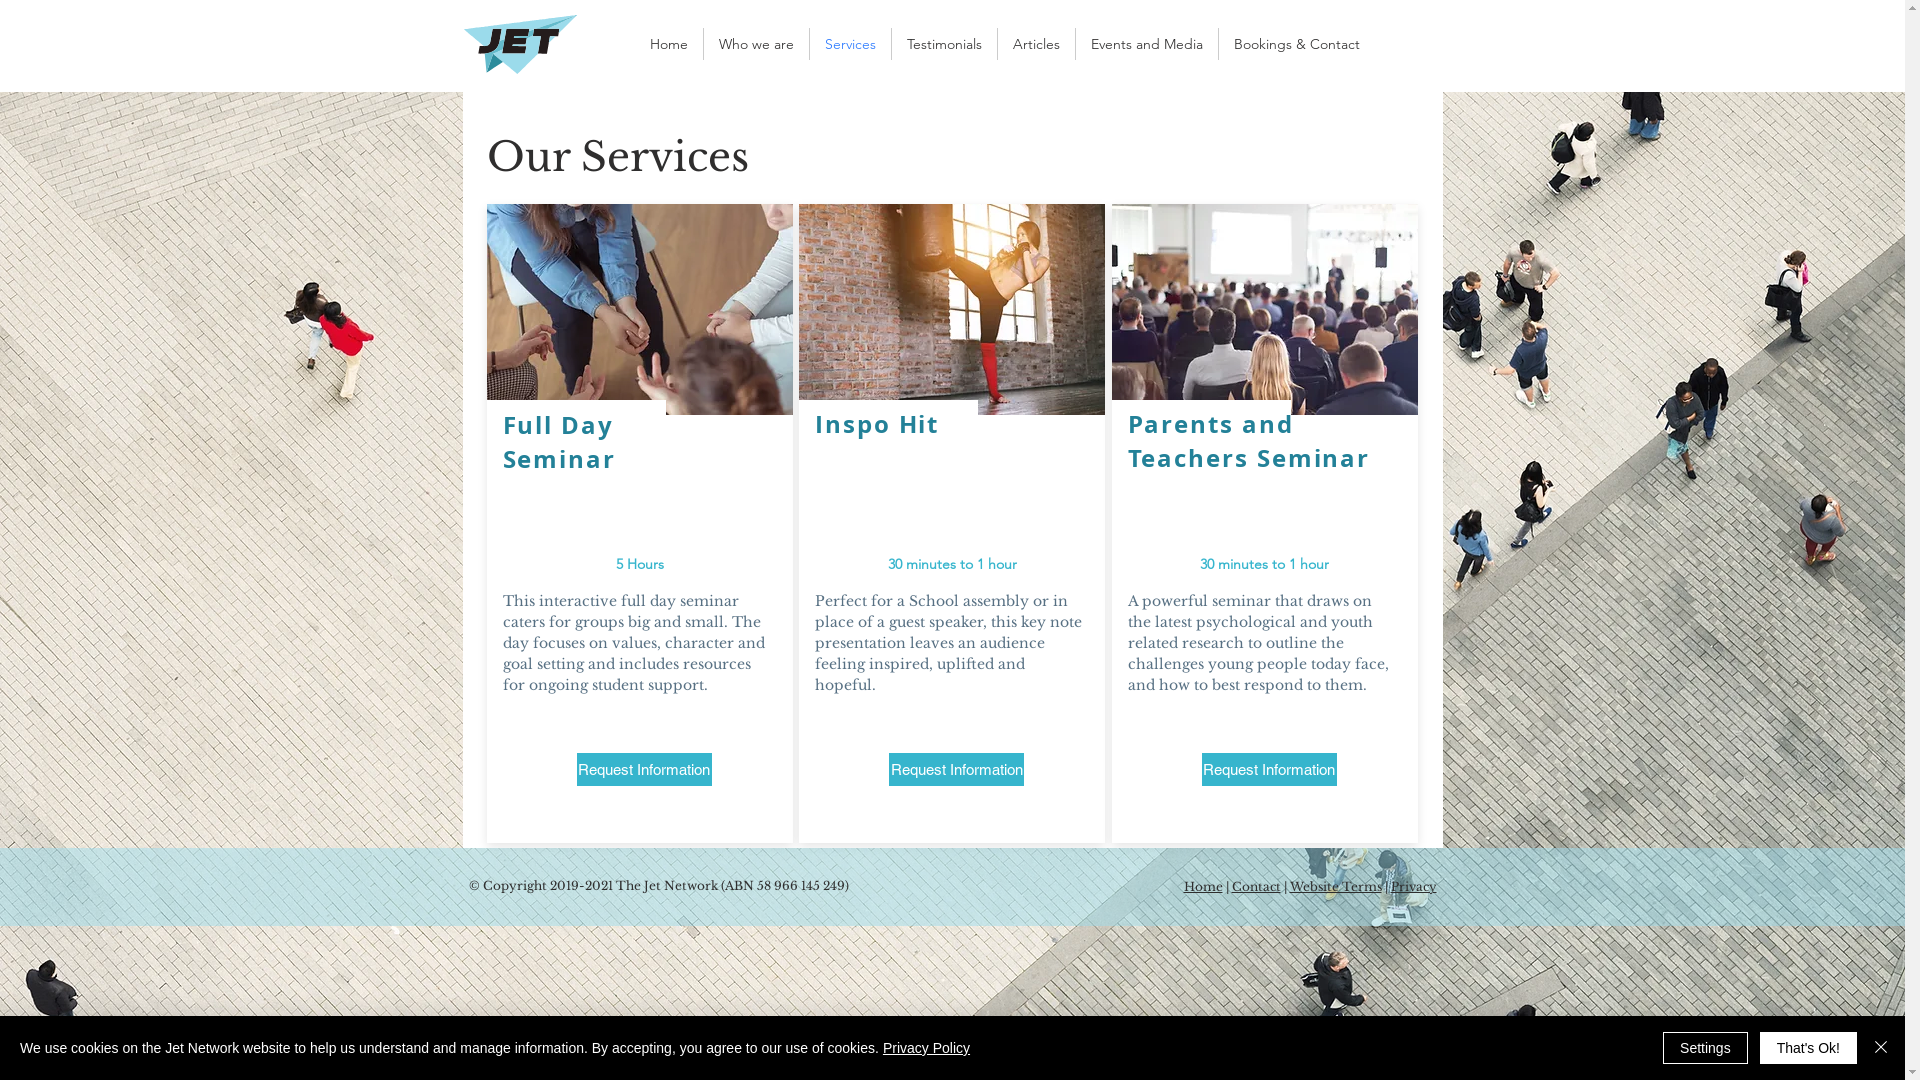 This screenshot has height=1080, width=1920. Describe the element at coordinates (1036, 43) in the screenshot. I see `'Articles'` at that location.